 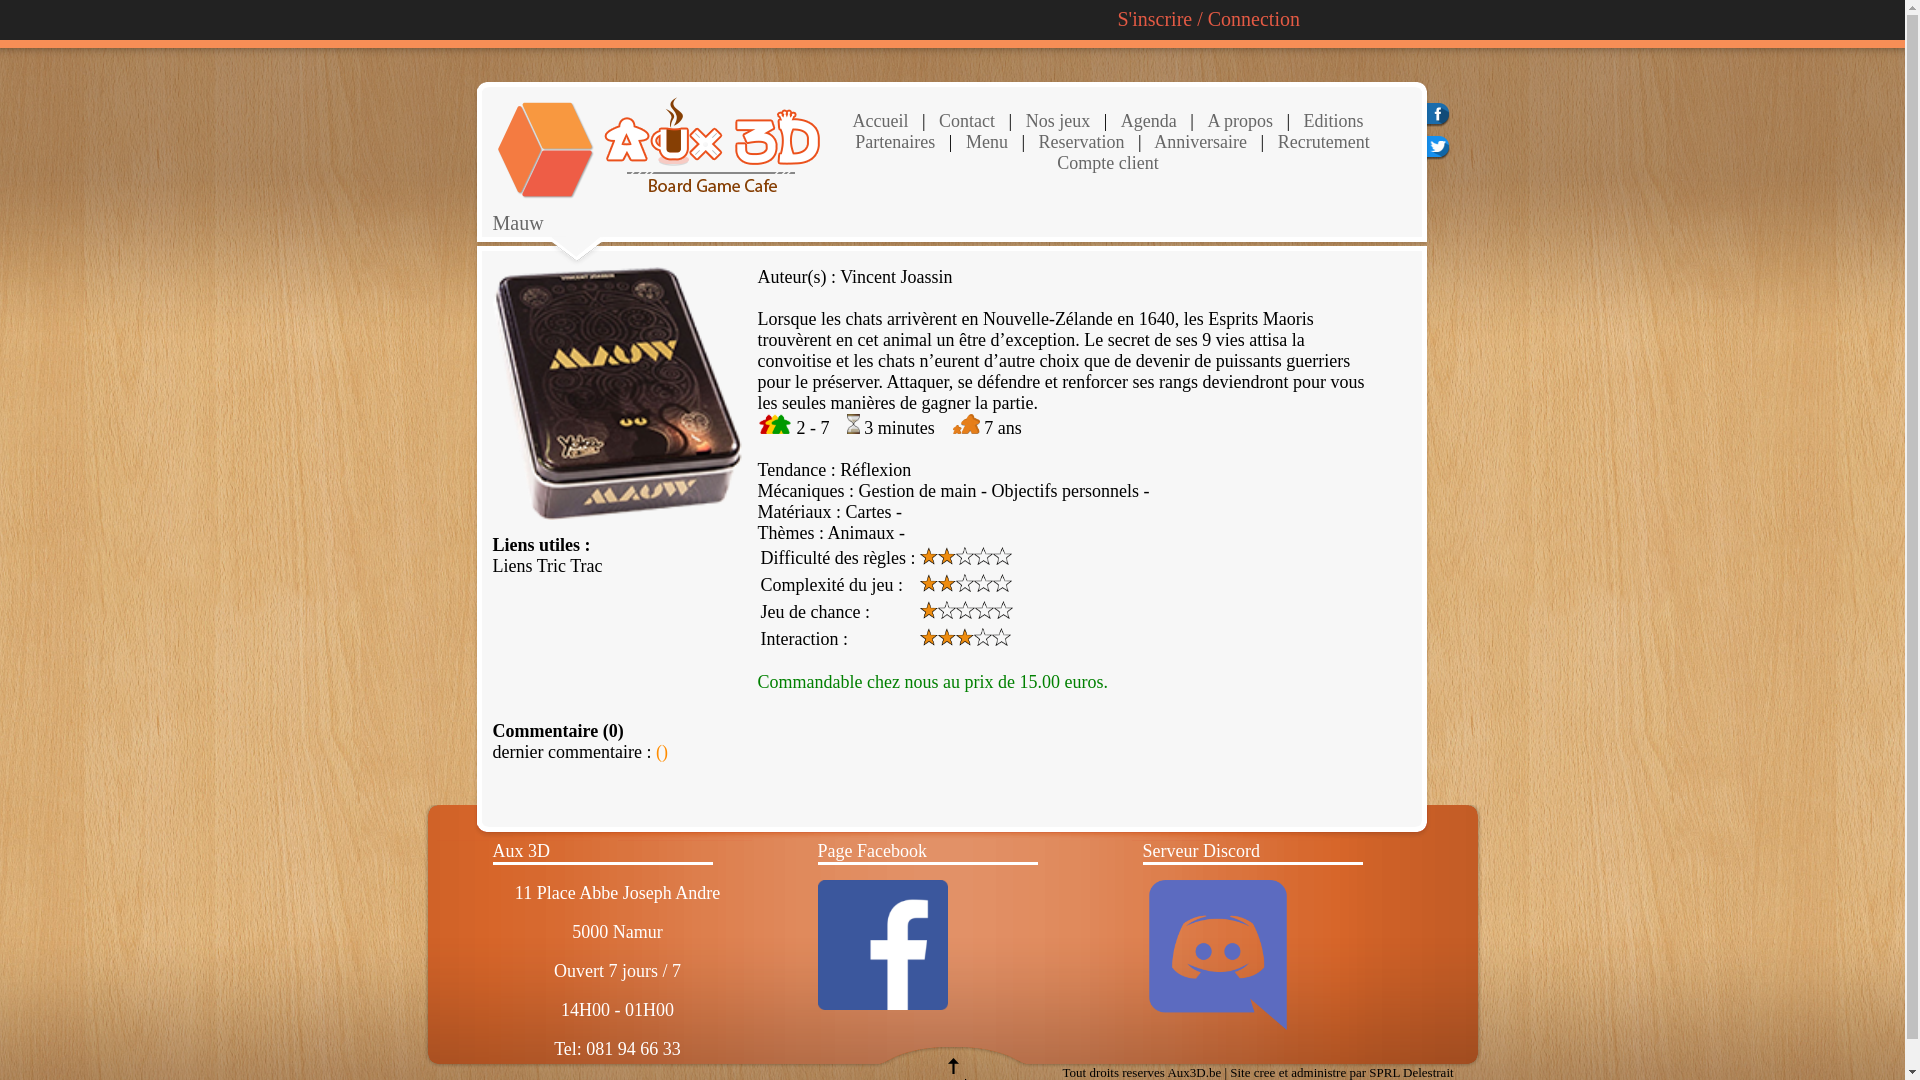 I want to click on 'Liens Tric Trac', so click(x=547, y=566).